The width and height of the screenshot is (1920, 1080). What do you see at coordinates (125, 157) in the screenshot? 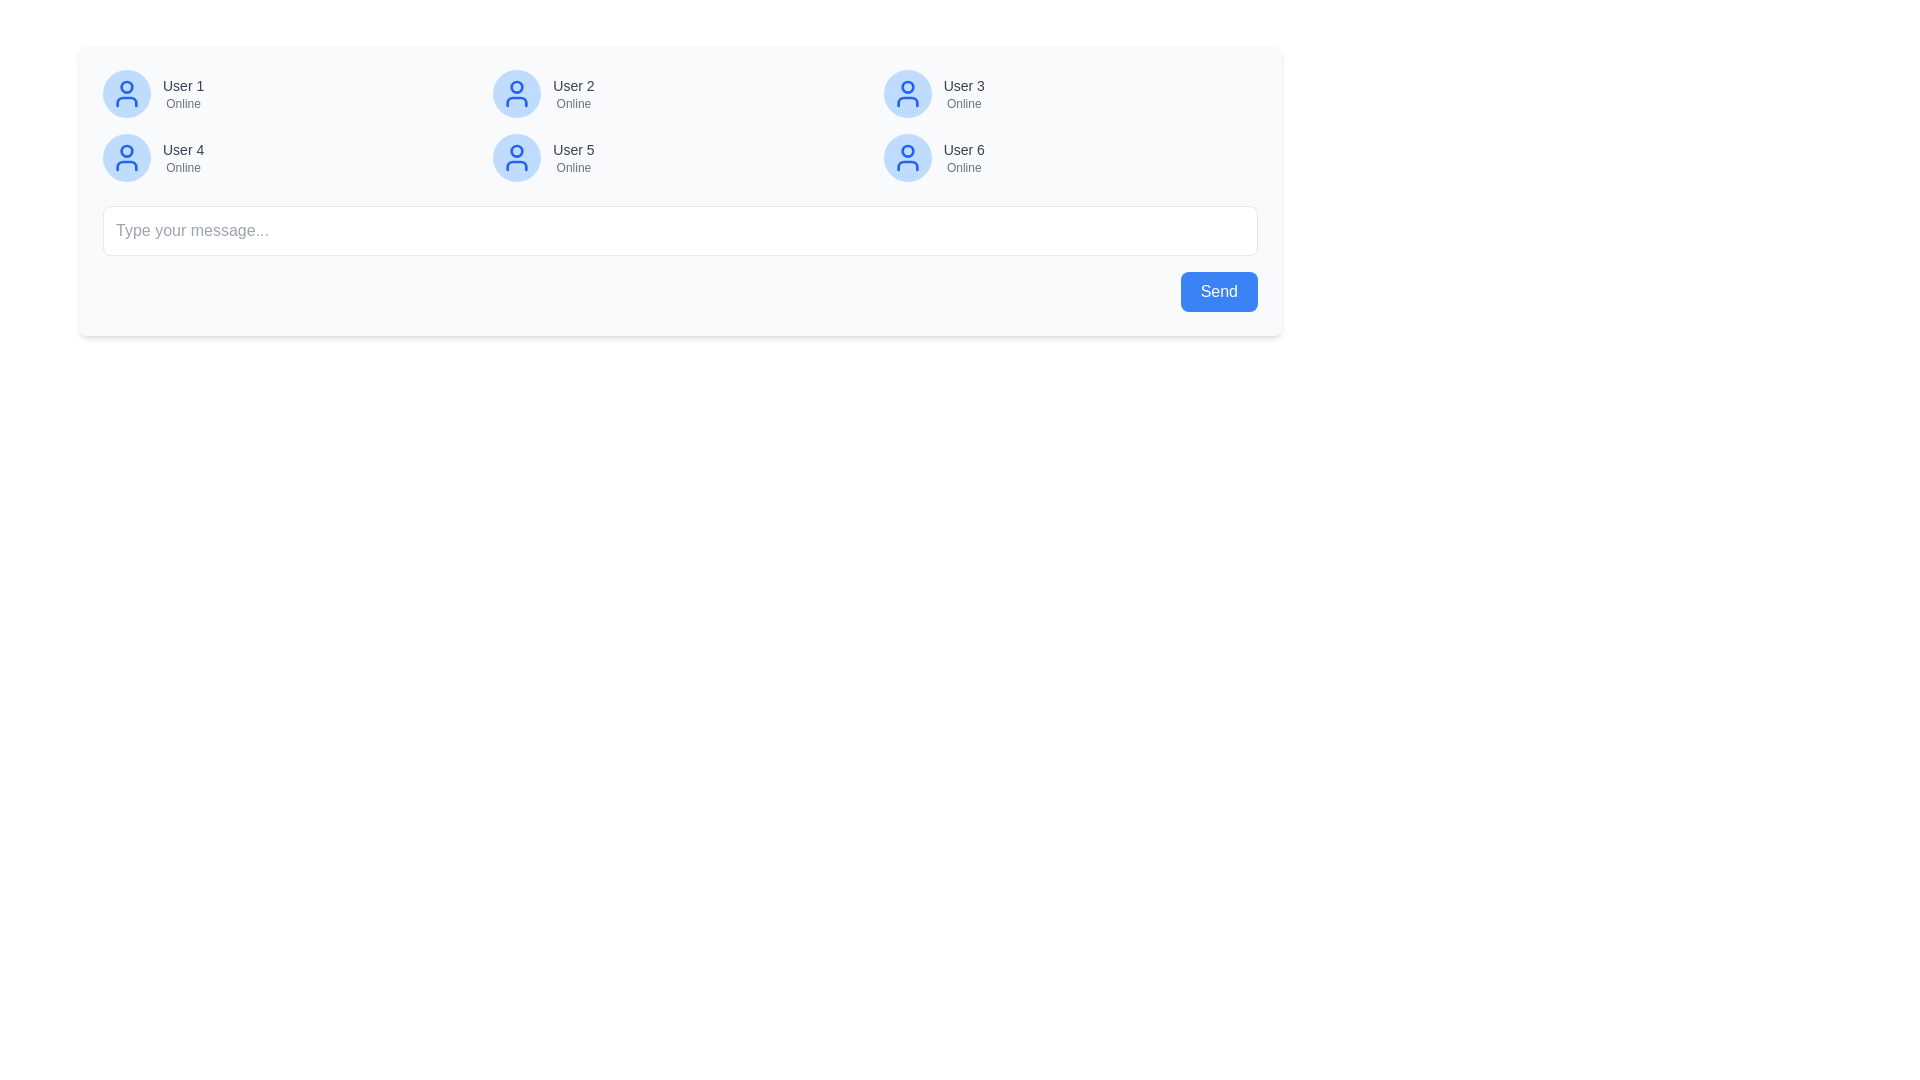
I see `the icon representing 'User 4' which is located next to the status labels for 'User 4 Online'` at bounding box center [125, 157].